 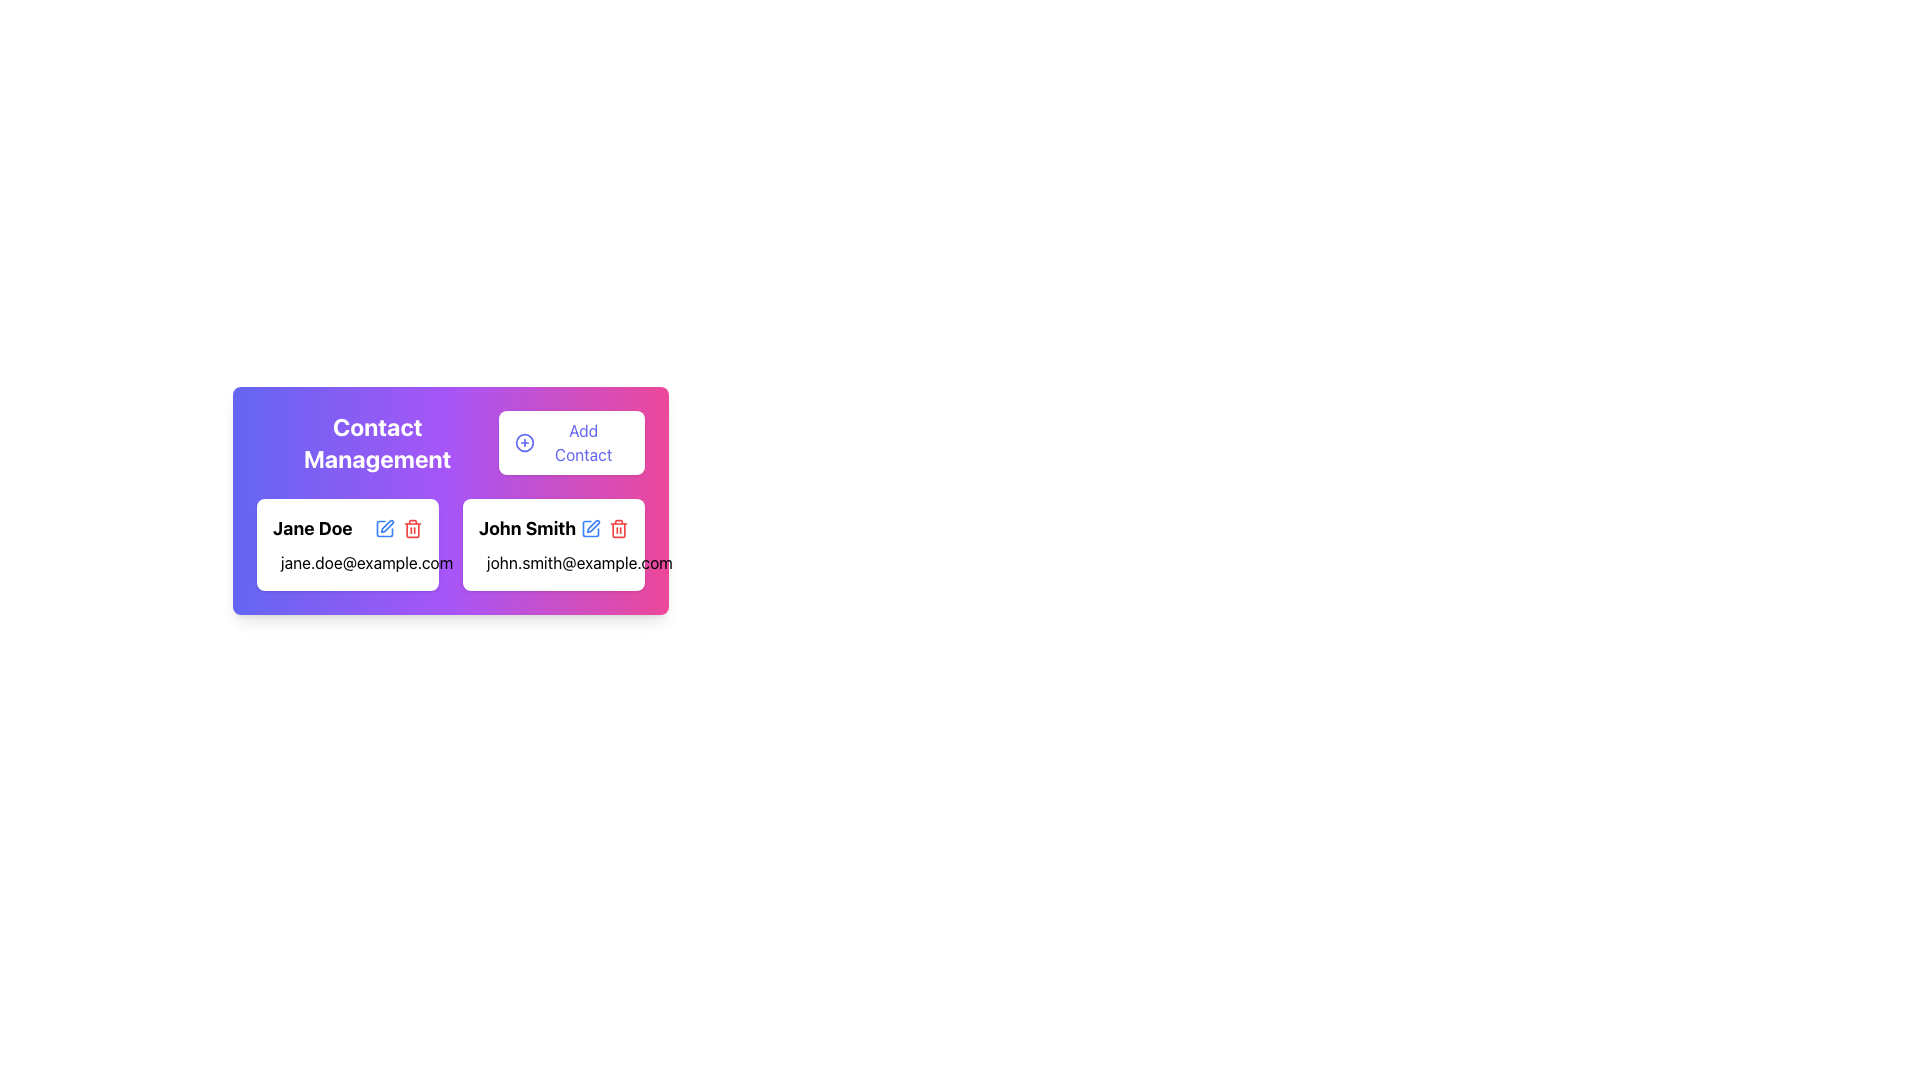 I want to click on email address 'jane.doe@example.com' displayed in the card labeled 'Jane Doe', which is styled in a small, legible font and positioned below the name, so click(x=347, y=563).